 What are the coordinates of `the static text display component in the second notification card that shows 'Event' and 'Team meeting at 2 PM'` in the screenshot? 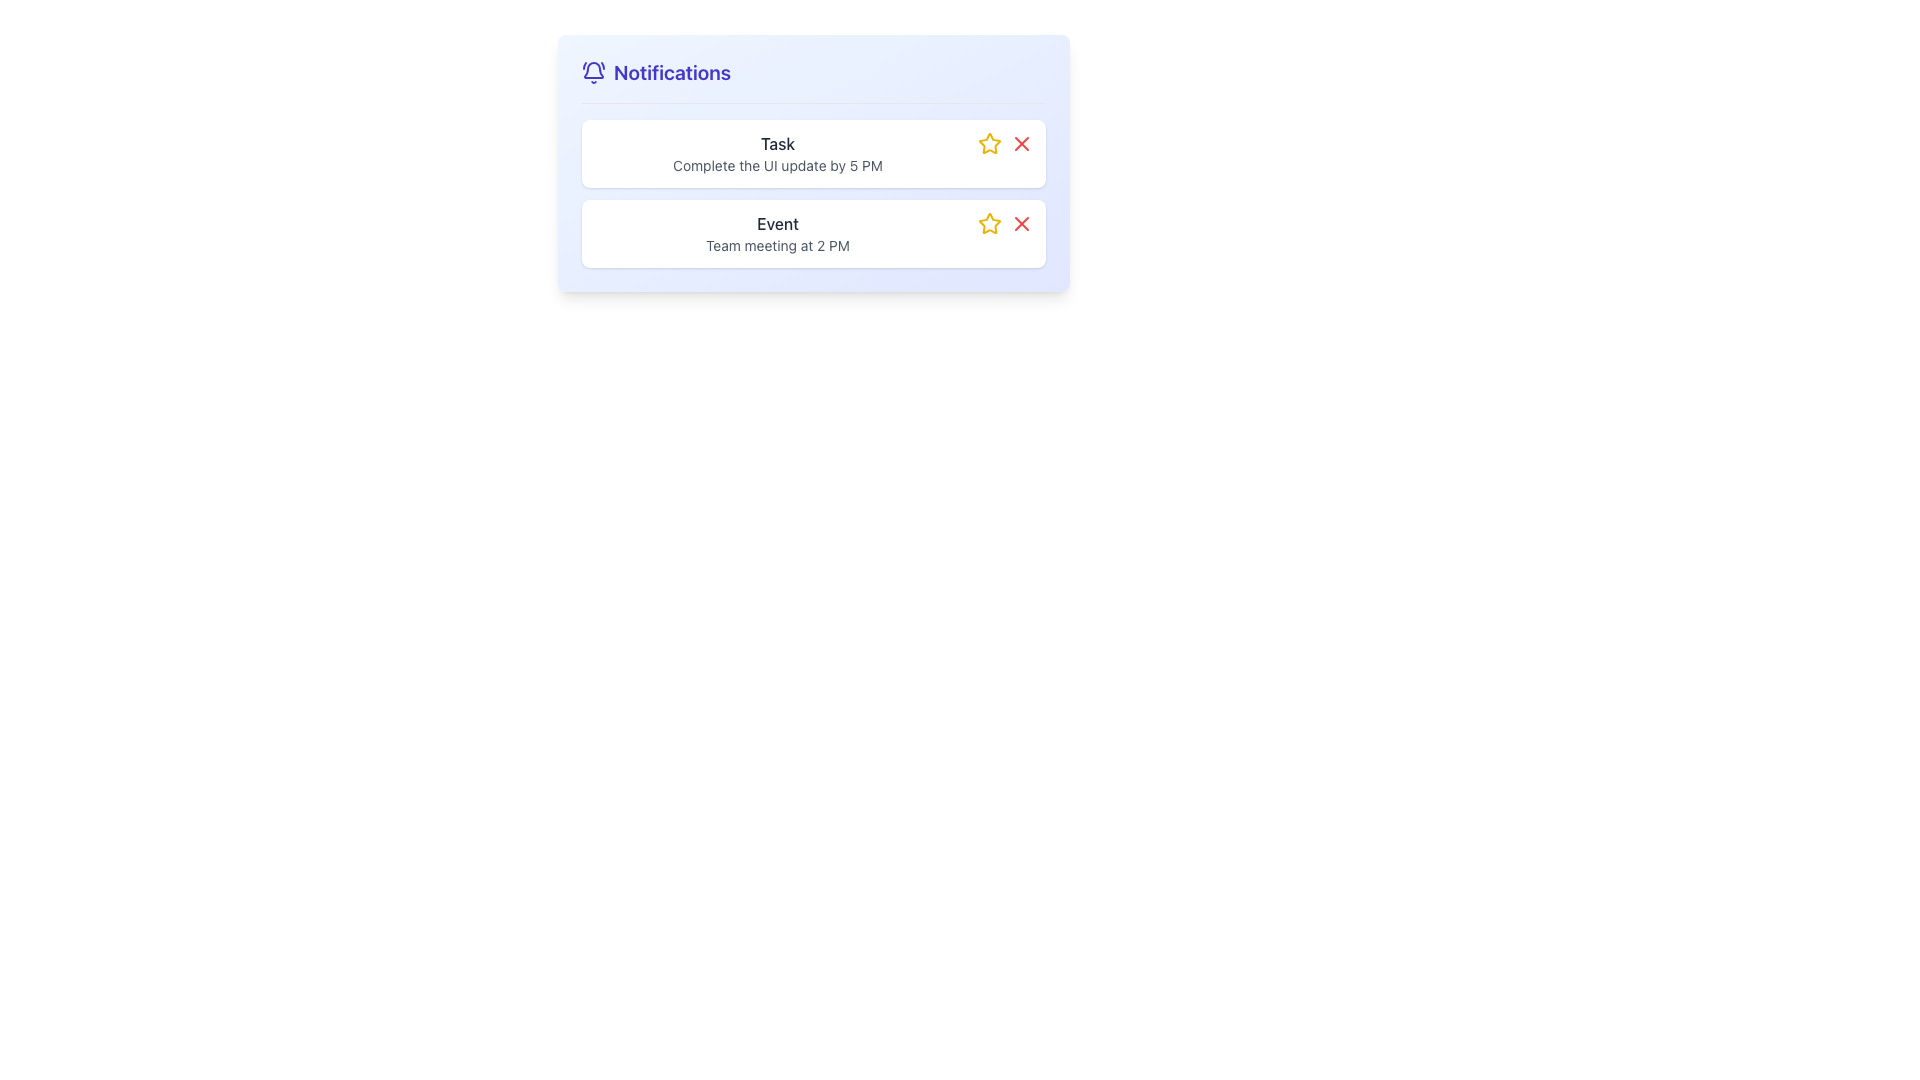 It's located at (776, 233).